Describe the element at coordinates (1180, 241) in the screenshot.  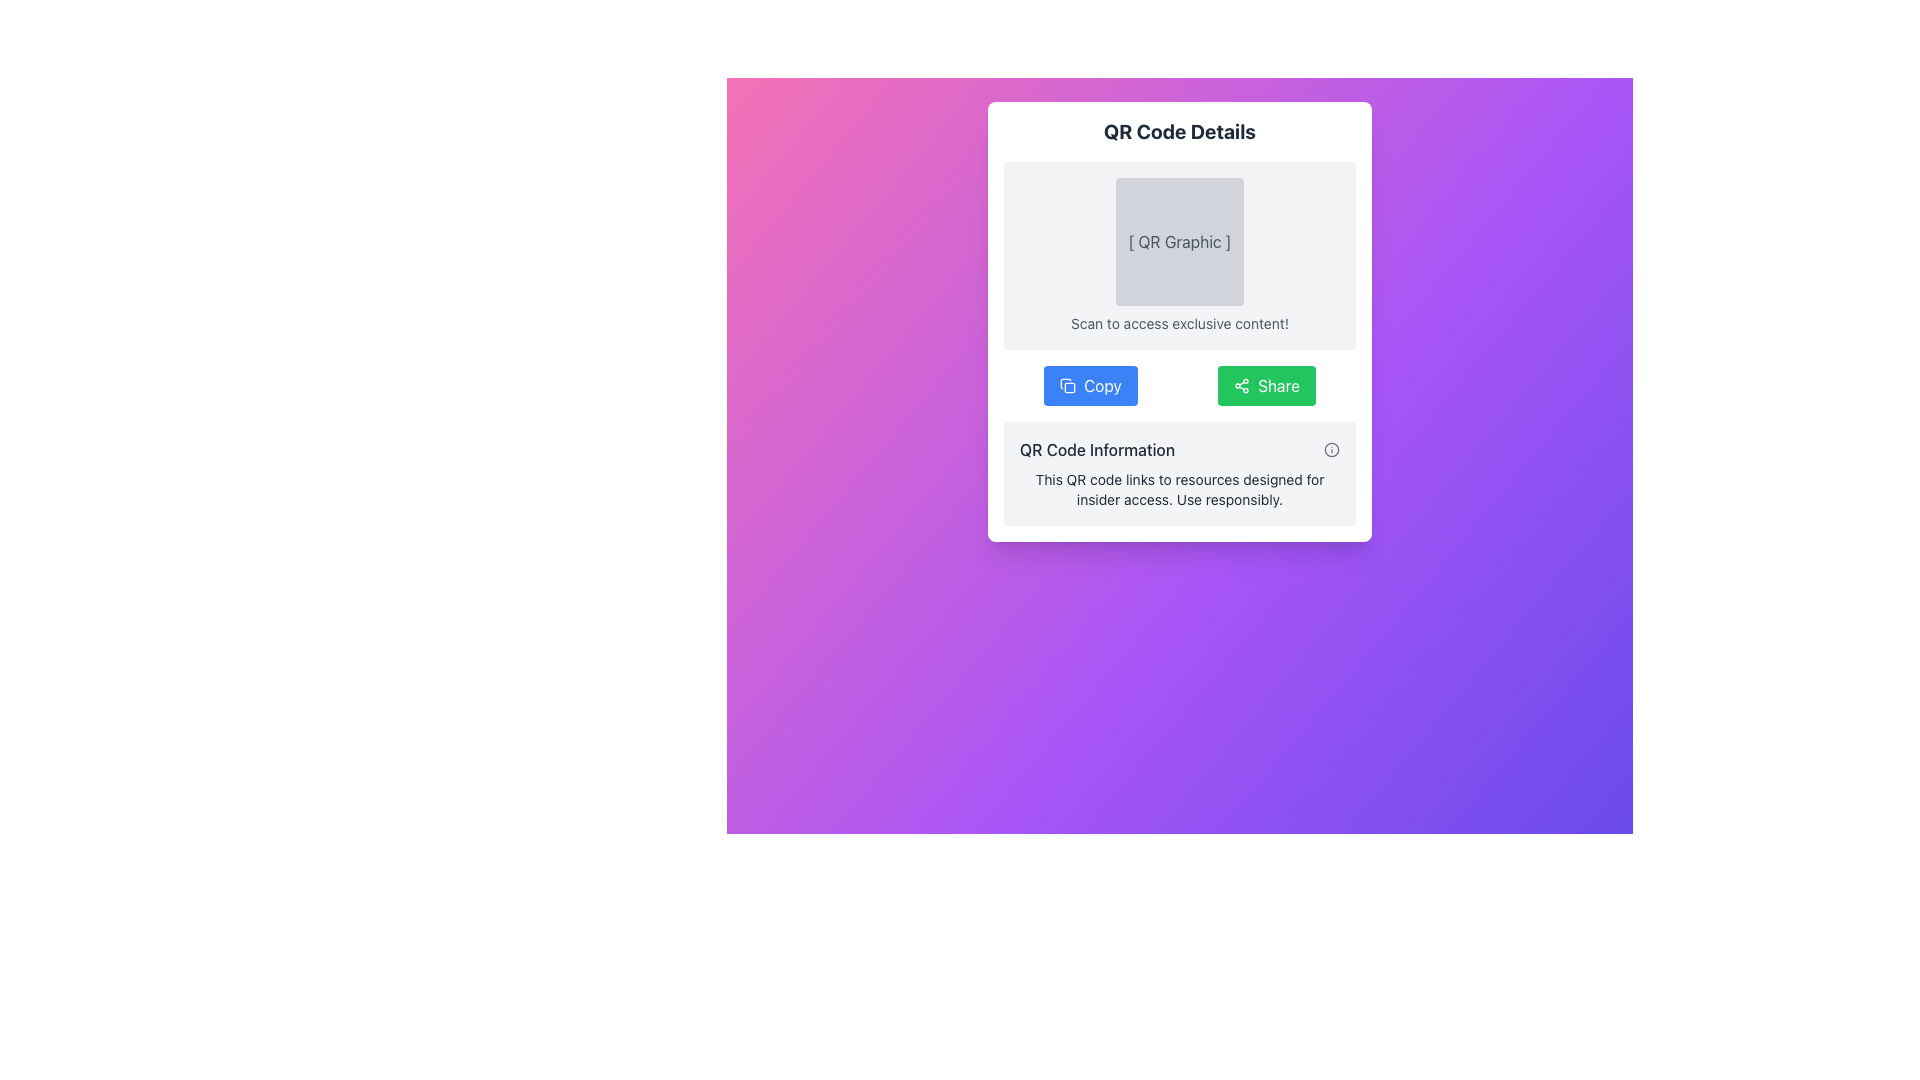
I see `the text label that reads '[ QR Graphic ]', which is styled in gray and located within a light gray square box in the 'QR Code Details' card interface` at that location.